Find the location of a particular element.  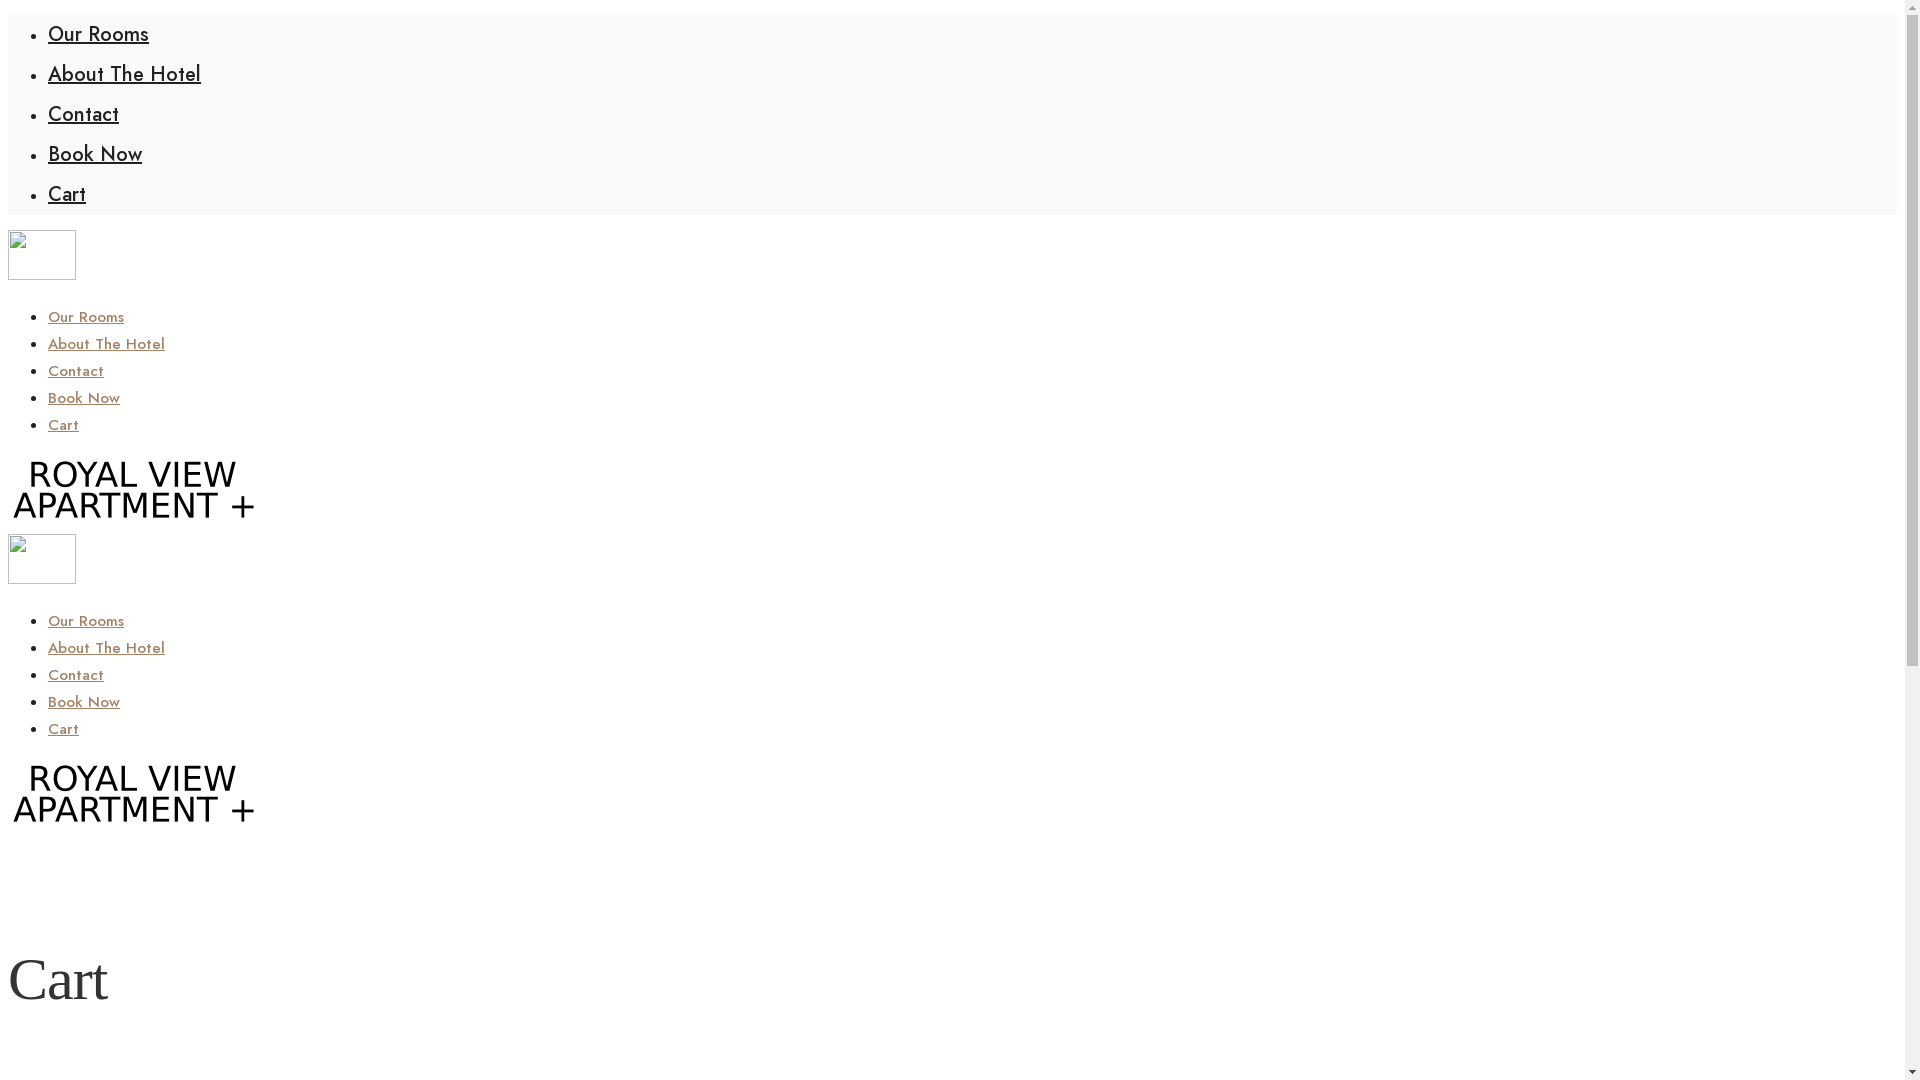

'Book Now' is located at coordinates (82, 701).